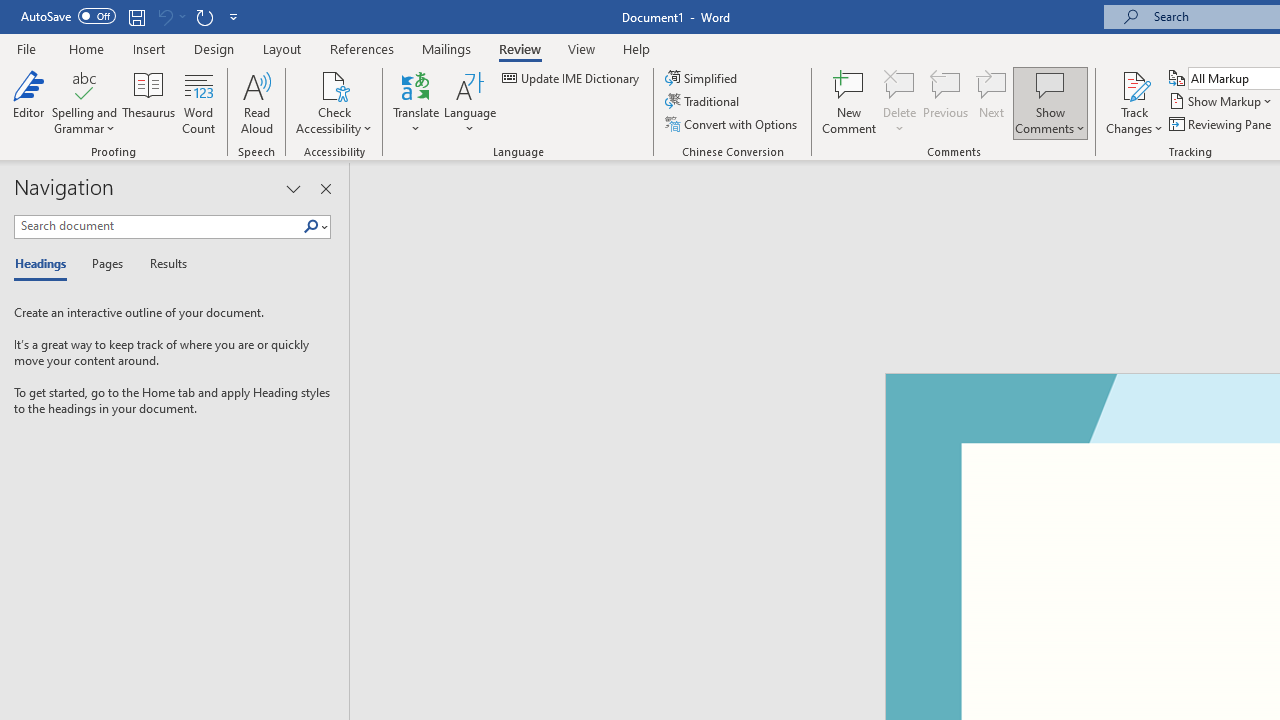  What do you see at coordinates (731, 124) in the screenshot?
I see `'Convert with Options...'` at bounding box center [731, 124].